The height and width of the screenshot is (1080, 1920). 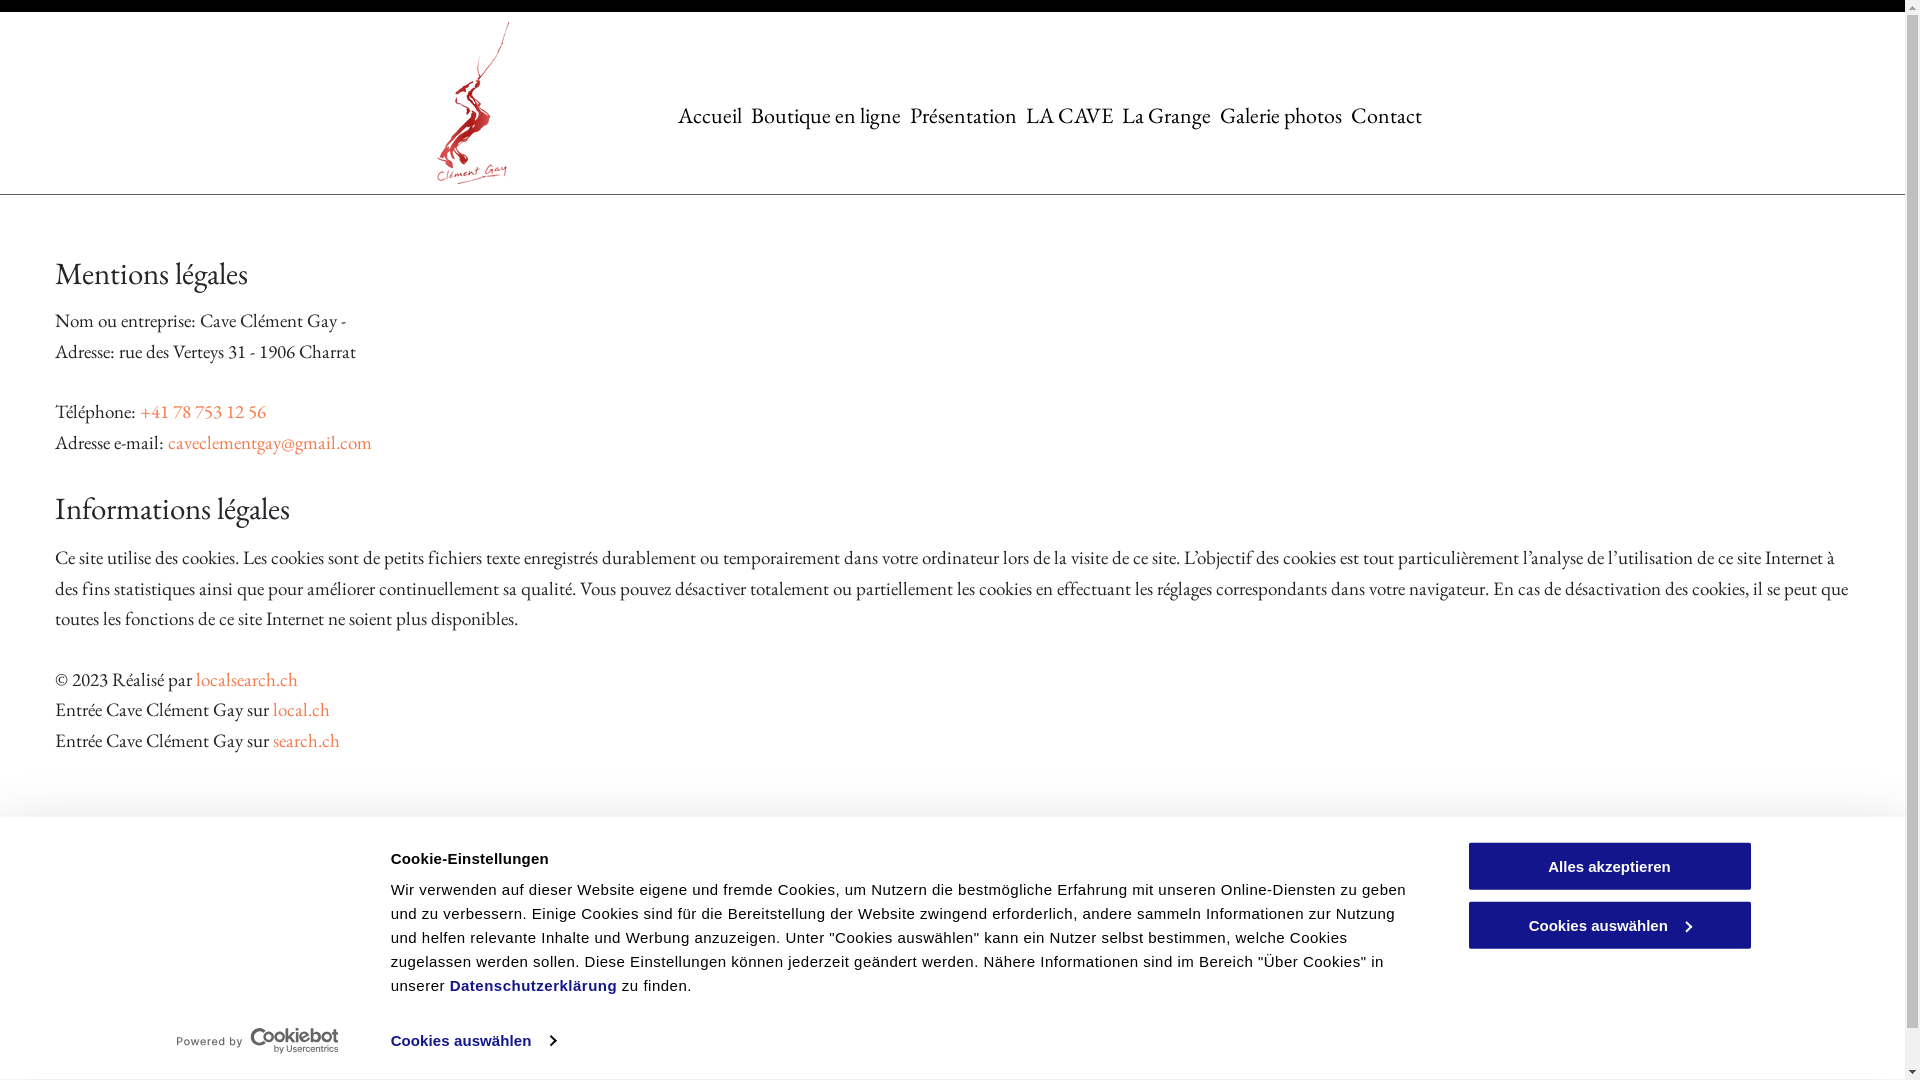 I want to click on 'Accueil', so click(x=710, y=114).